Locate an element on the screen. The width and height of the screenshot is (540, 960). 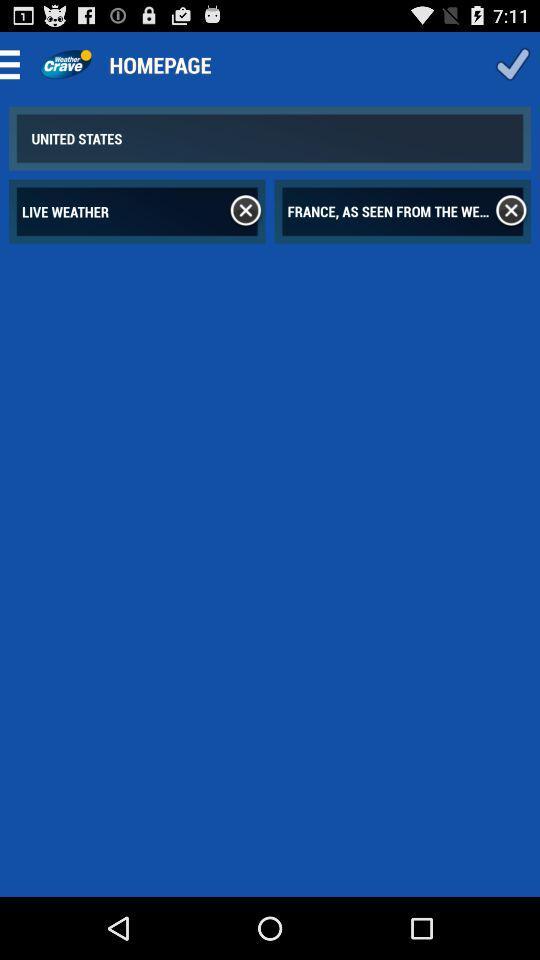
it is located at coordinates (511, 211).